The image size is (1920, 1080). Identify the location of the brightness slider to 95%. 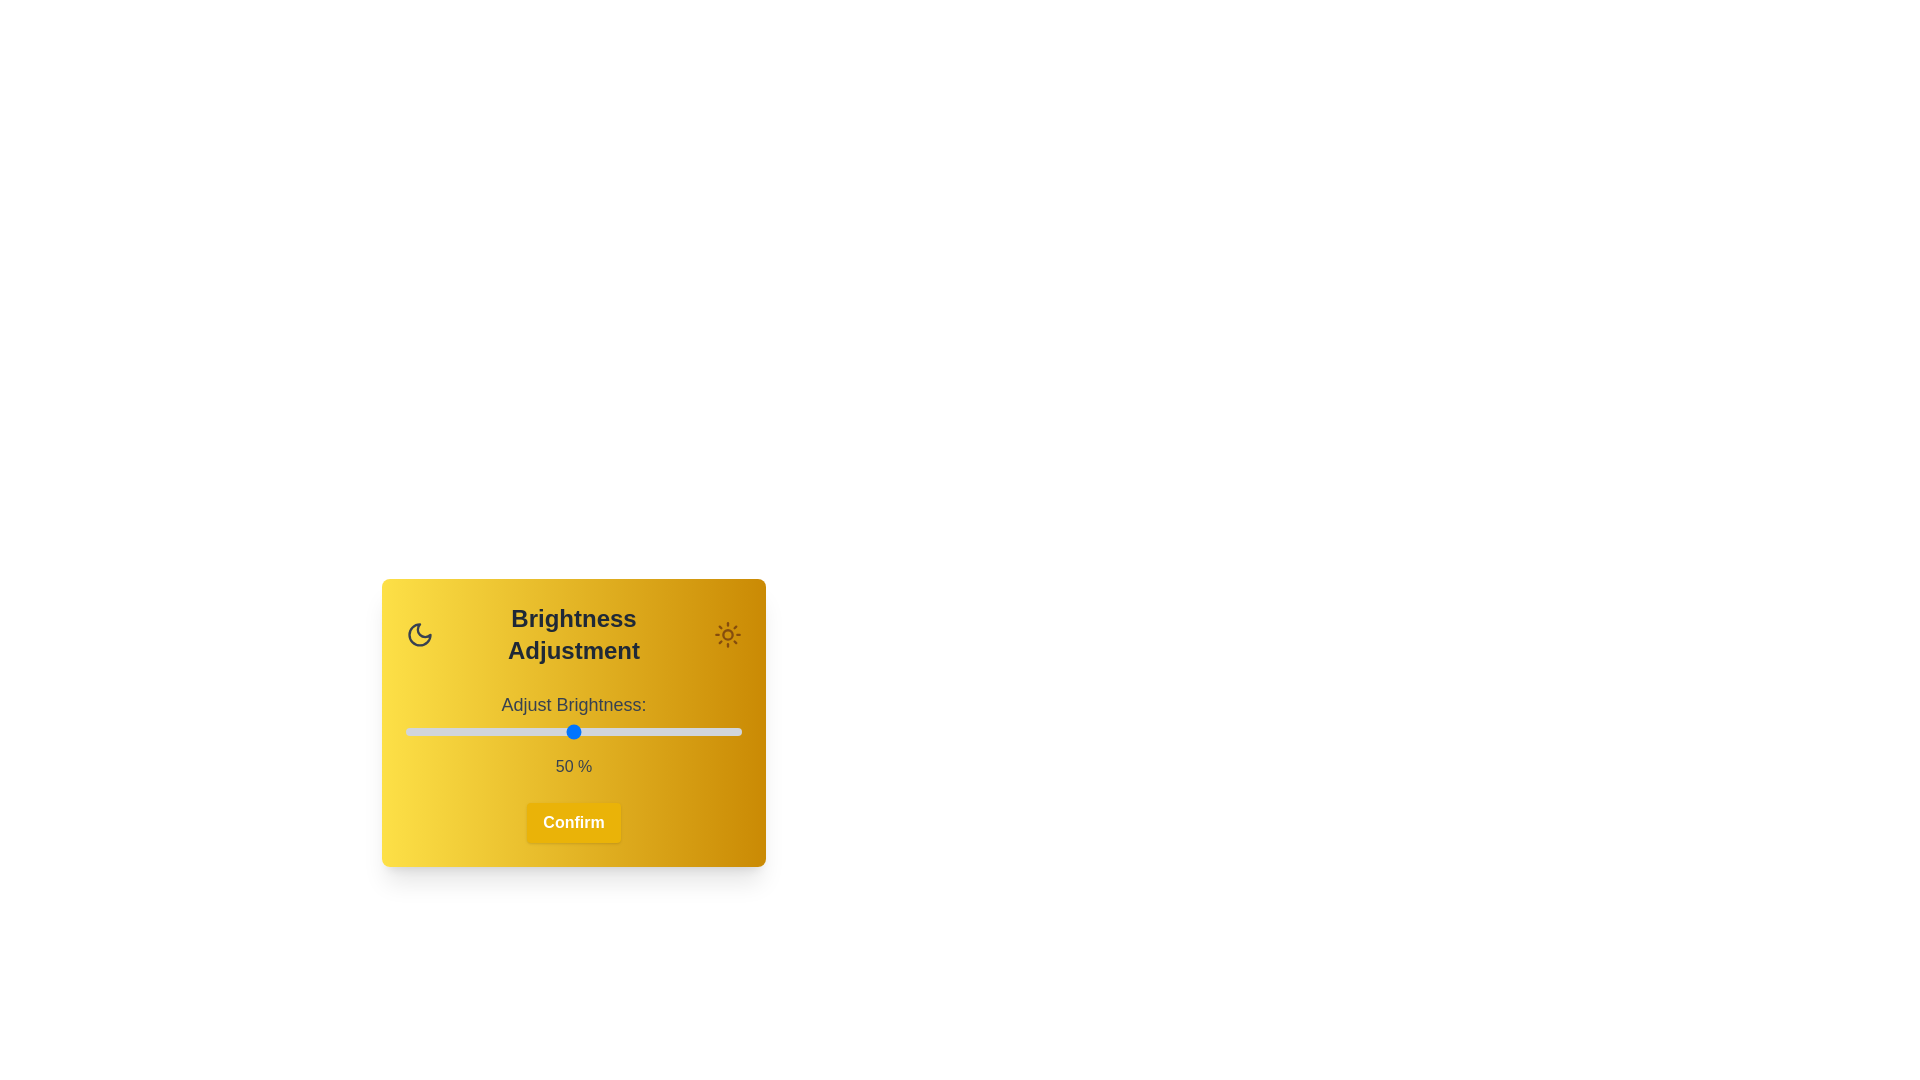
(724, 732).